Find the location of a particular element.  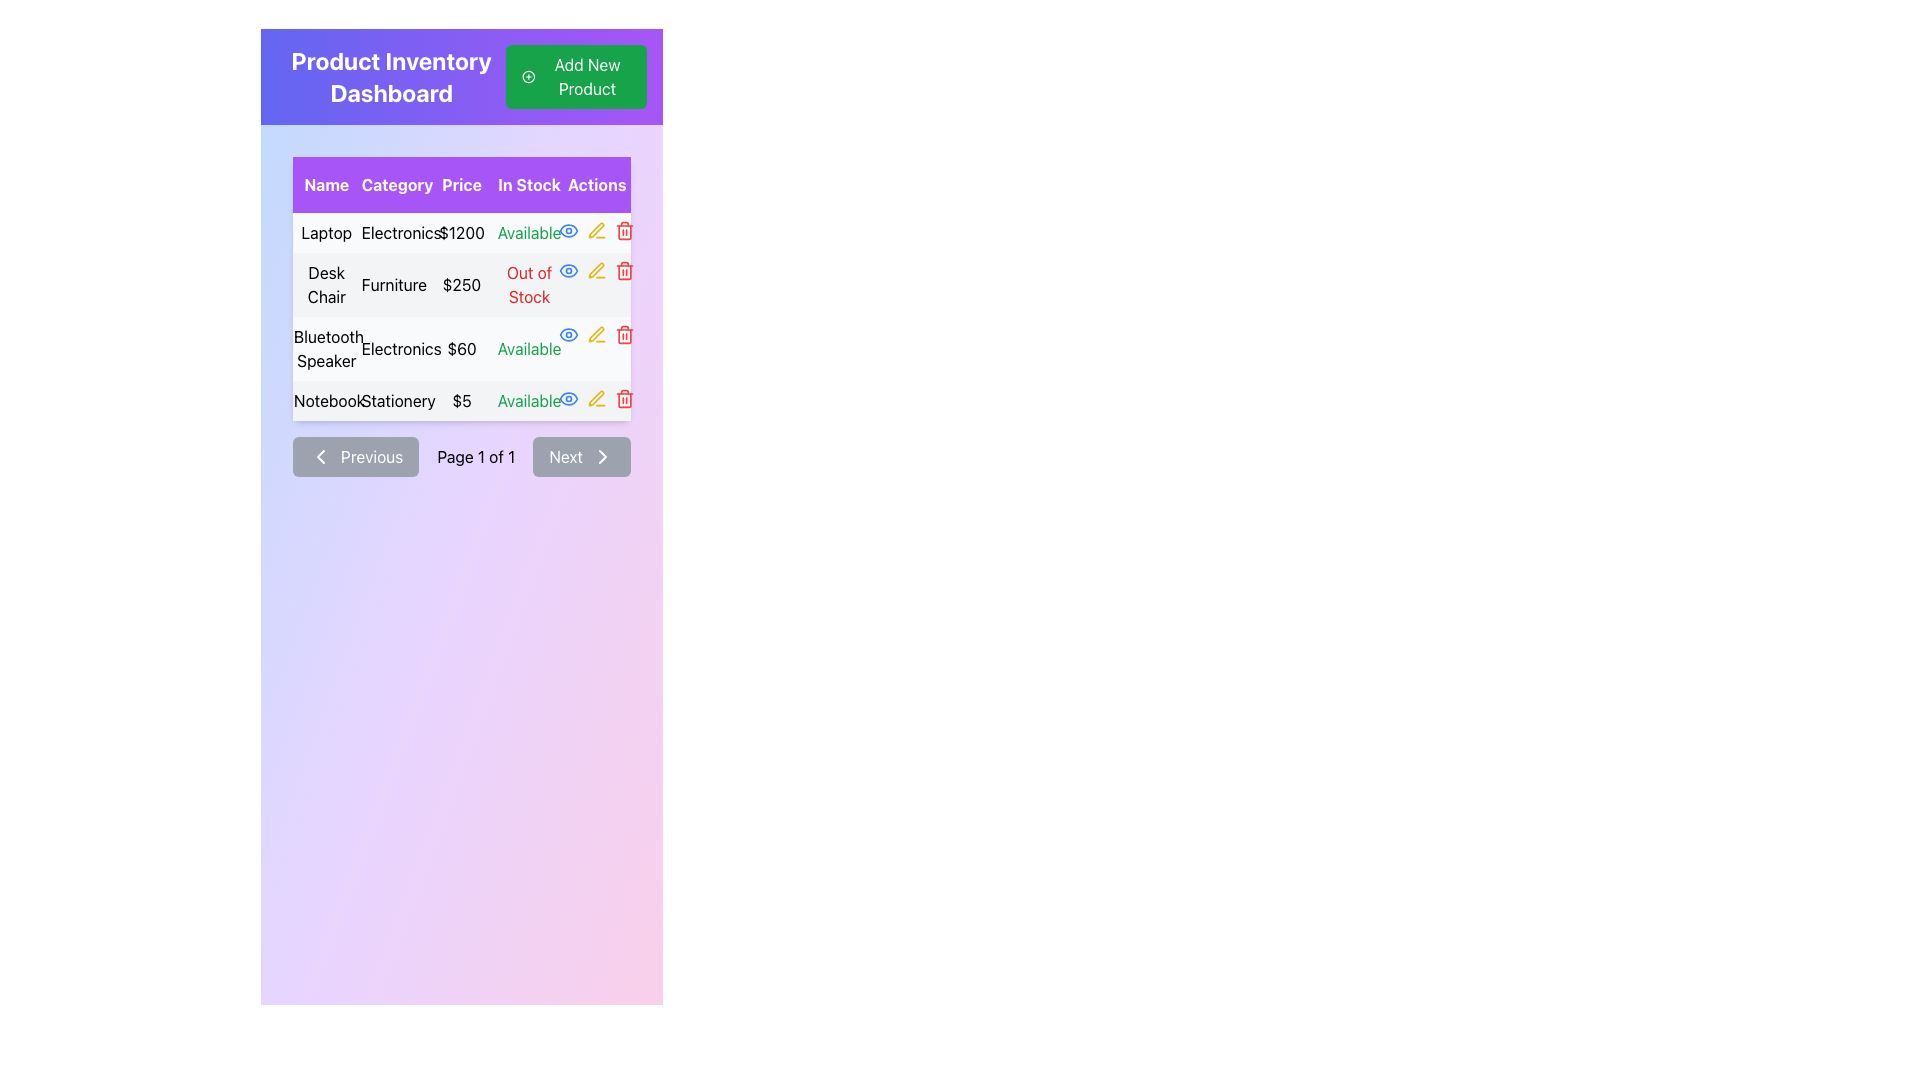

the yellow pen icon button located under the 'Actions' column of the third row in the table to initiate editing is located at coordinates (596, 270).